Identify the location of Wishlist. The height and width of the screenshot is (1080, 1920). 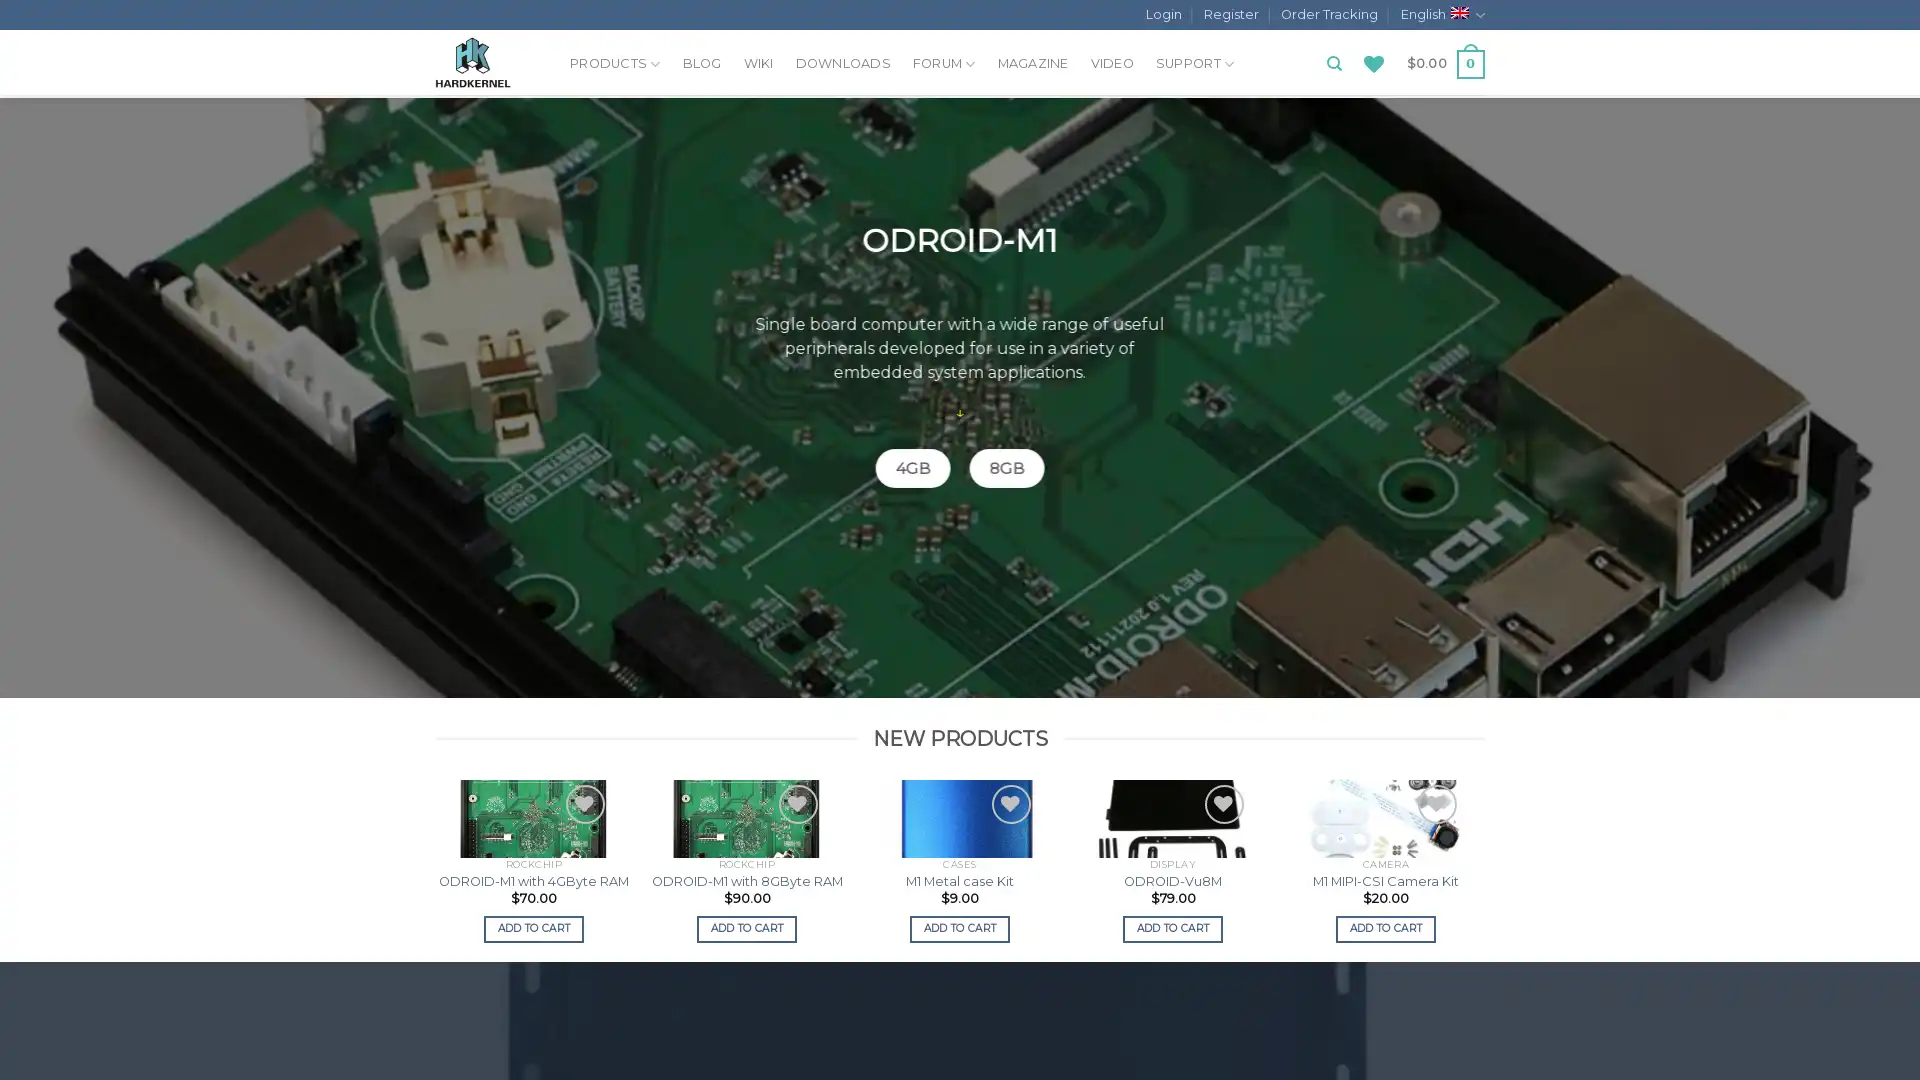
(1010, 803).